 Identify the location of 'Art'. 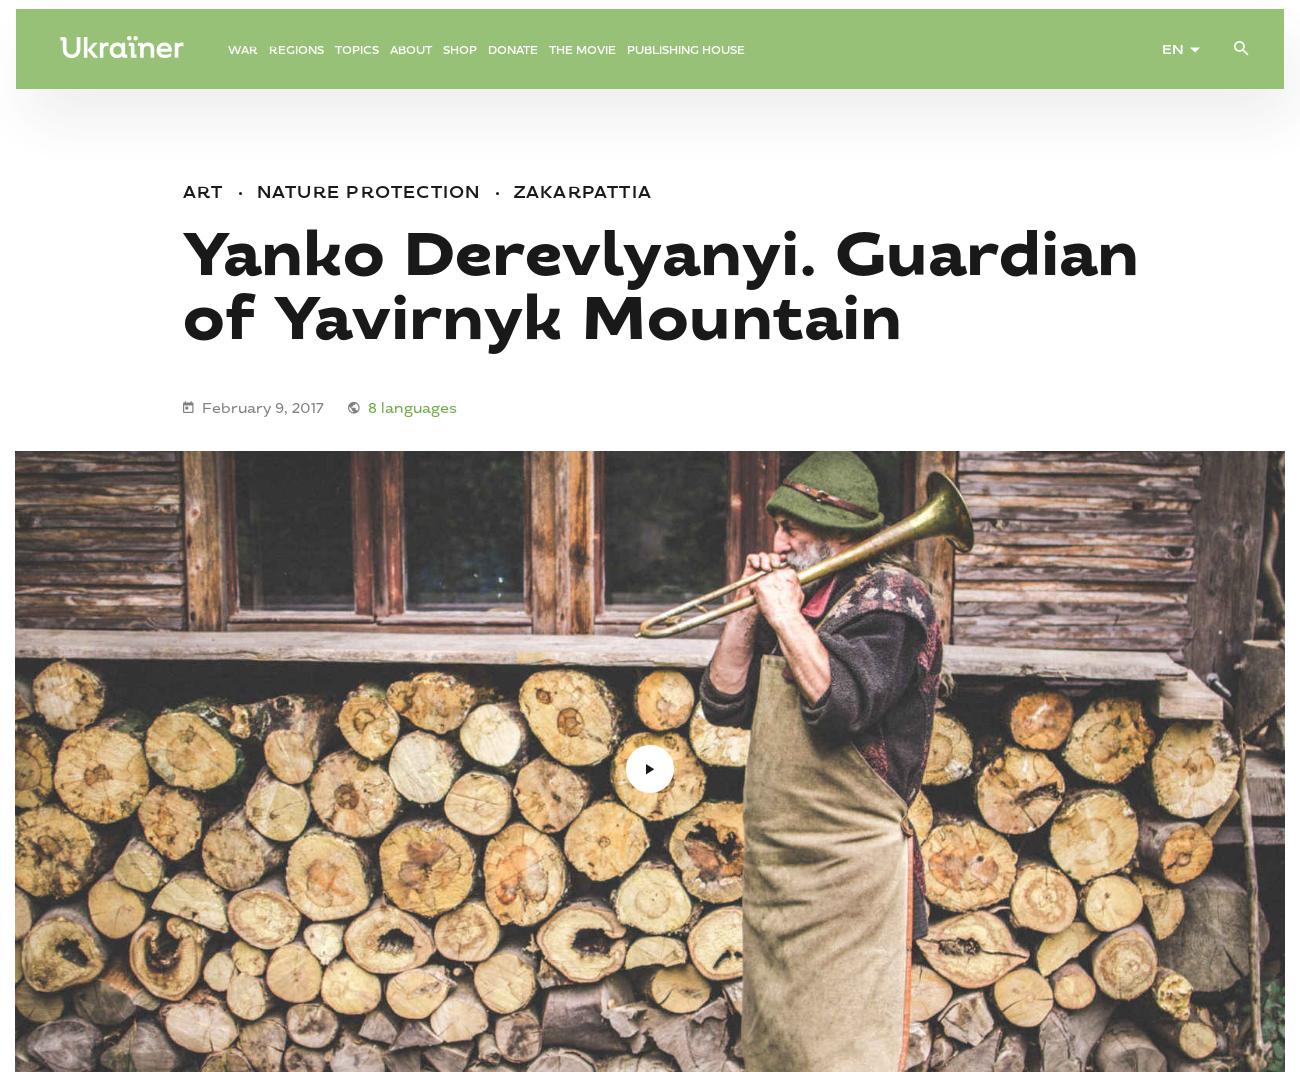
(203, 191).